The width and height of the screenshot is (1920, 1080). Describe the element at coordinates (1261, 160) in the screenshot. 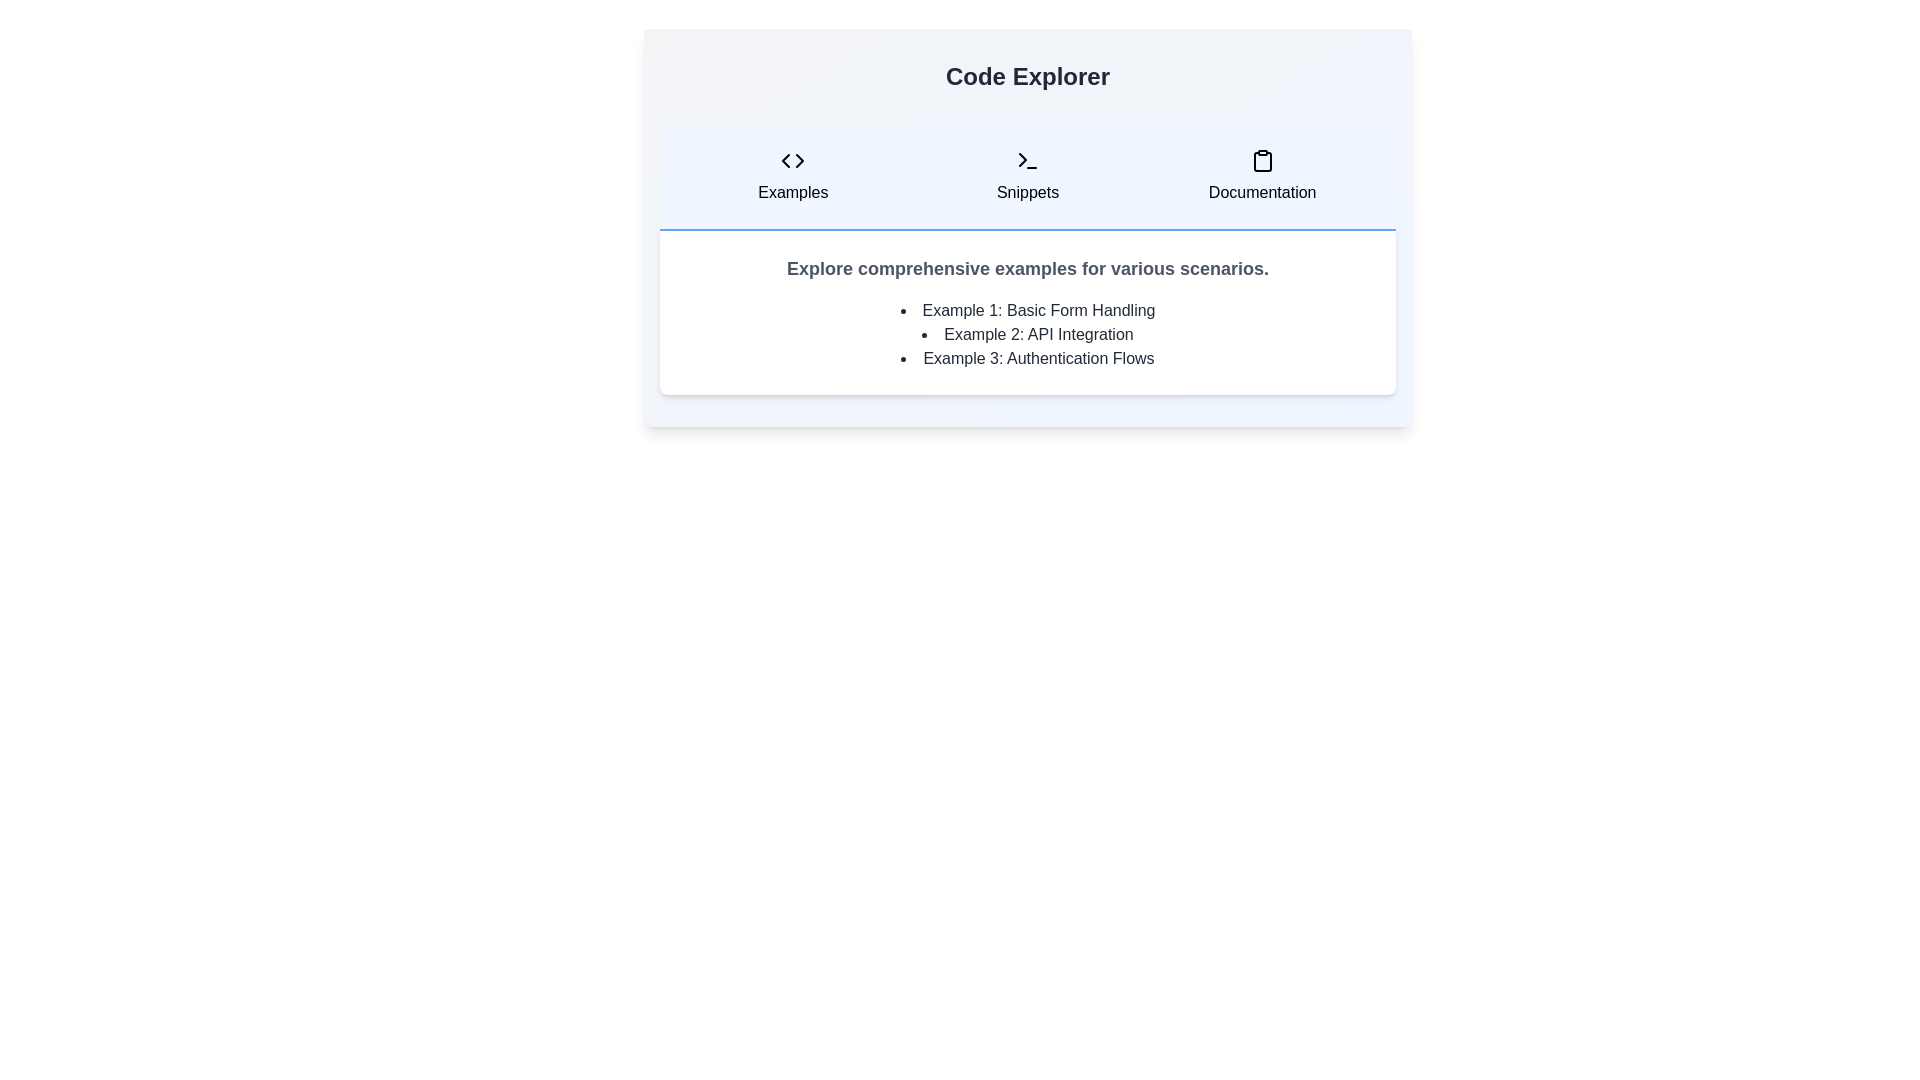

I see `the outlined clipboard icon located above the 'Documentation' label, which is centered horizontally within the 'Documentation' tab` at that location.